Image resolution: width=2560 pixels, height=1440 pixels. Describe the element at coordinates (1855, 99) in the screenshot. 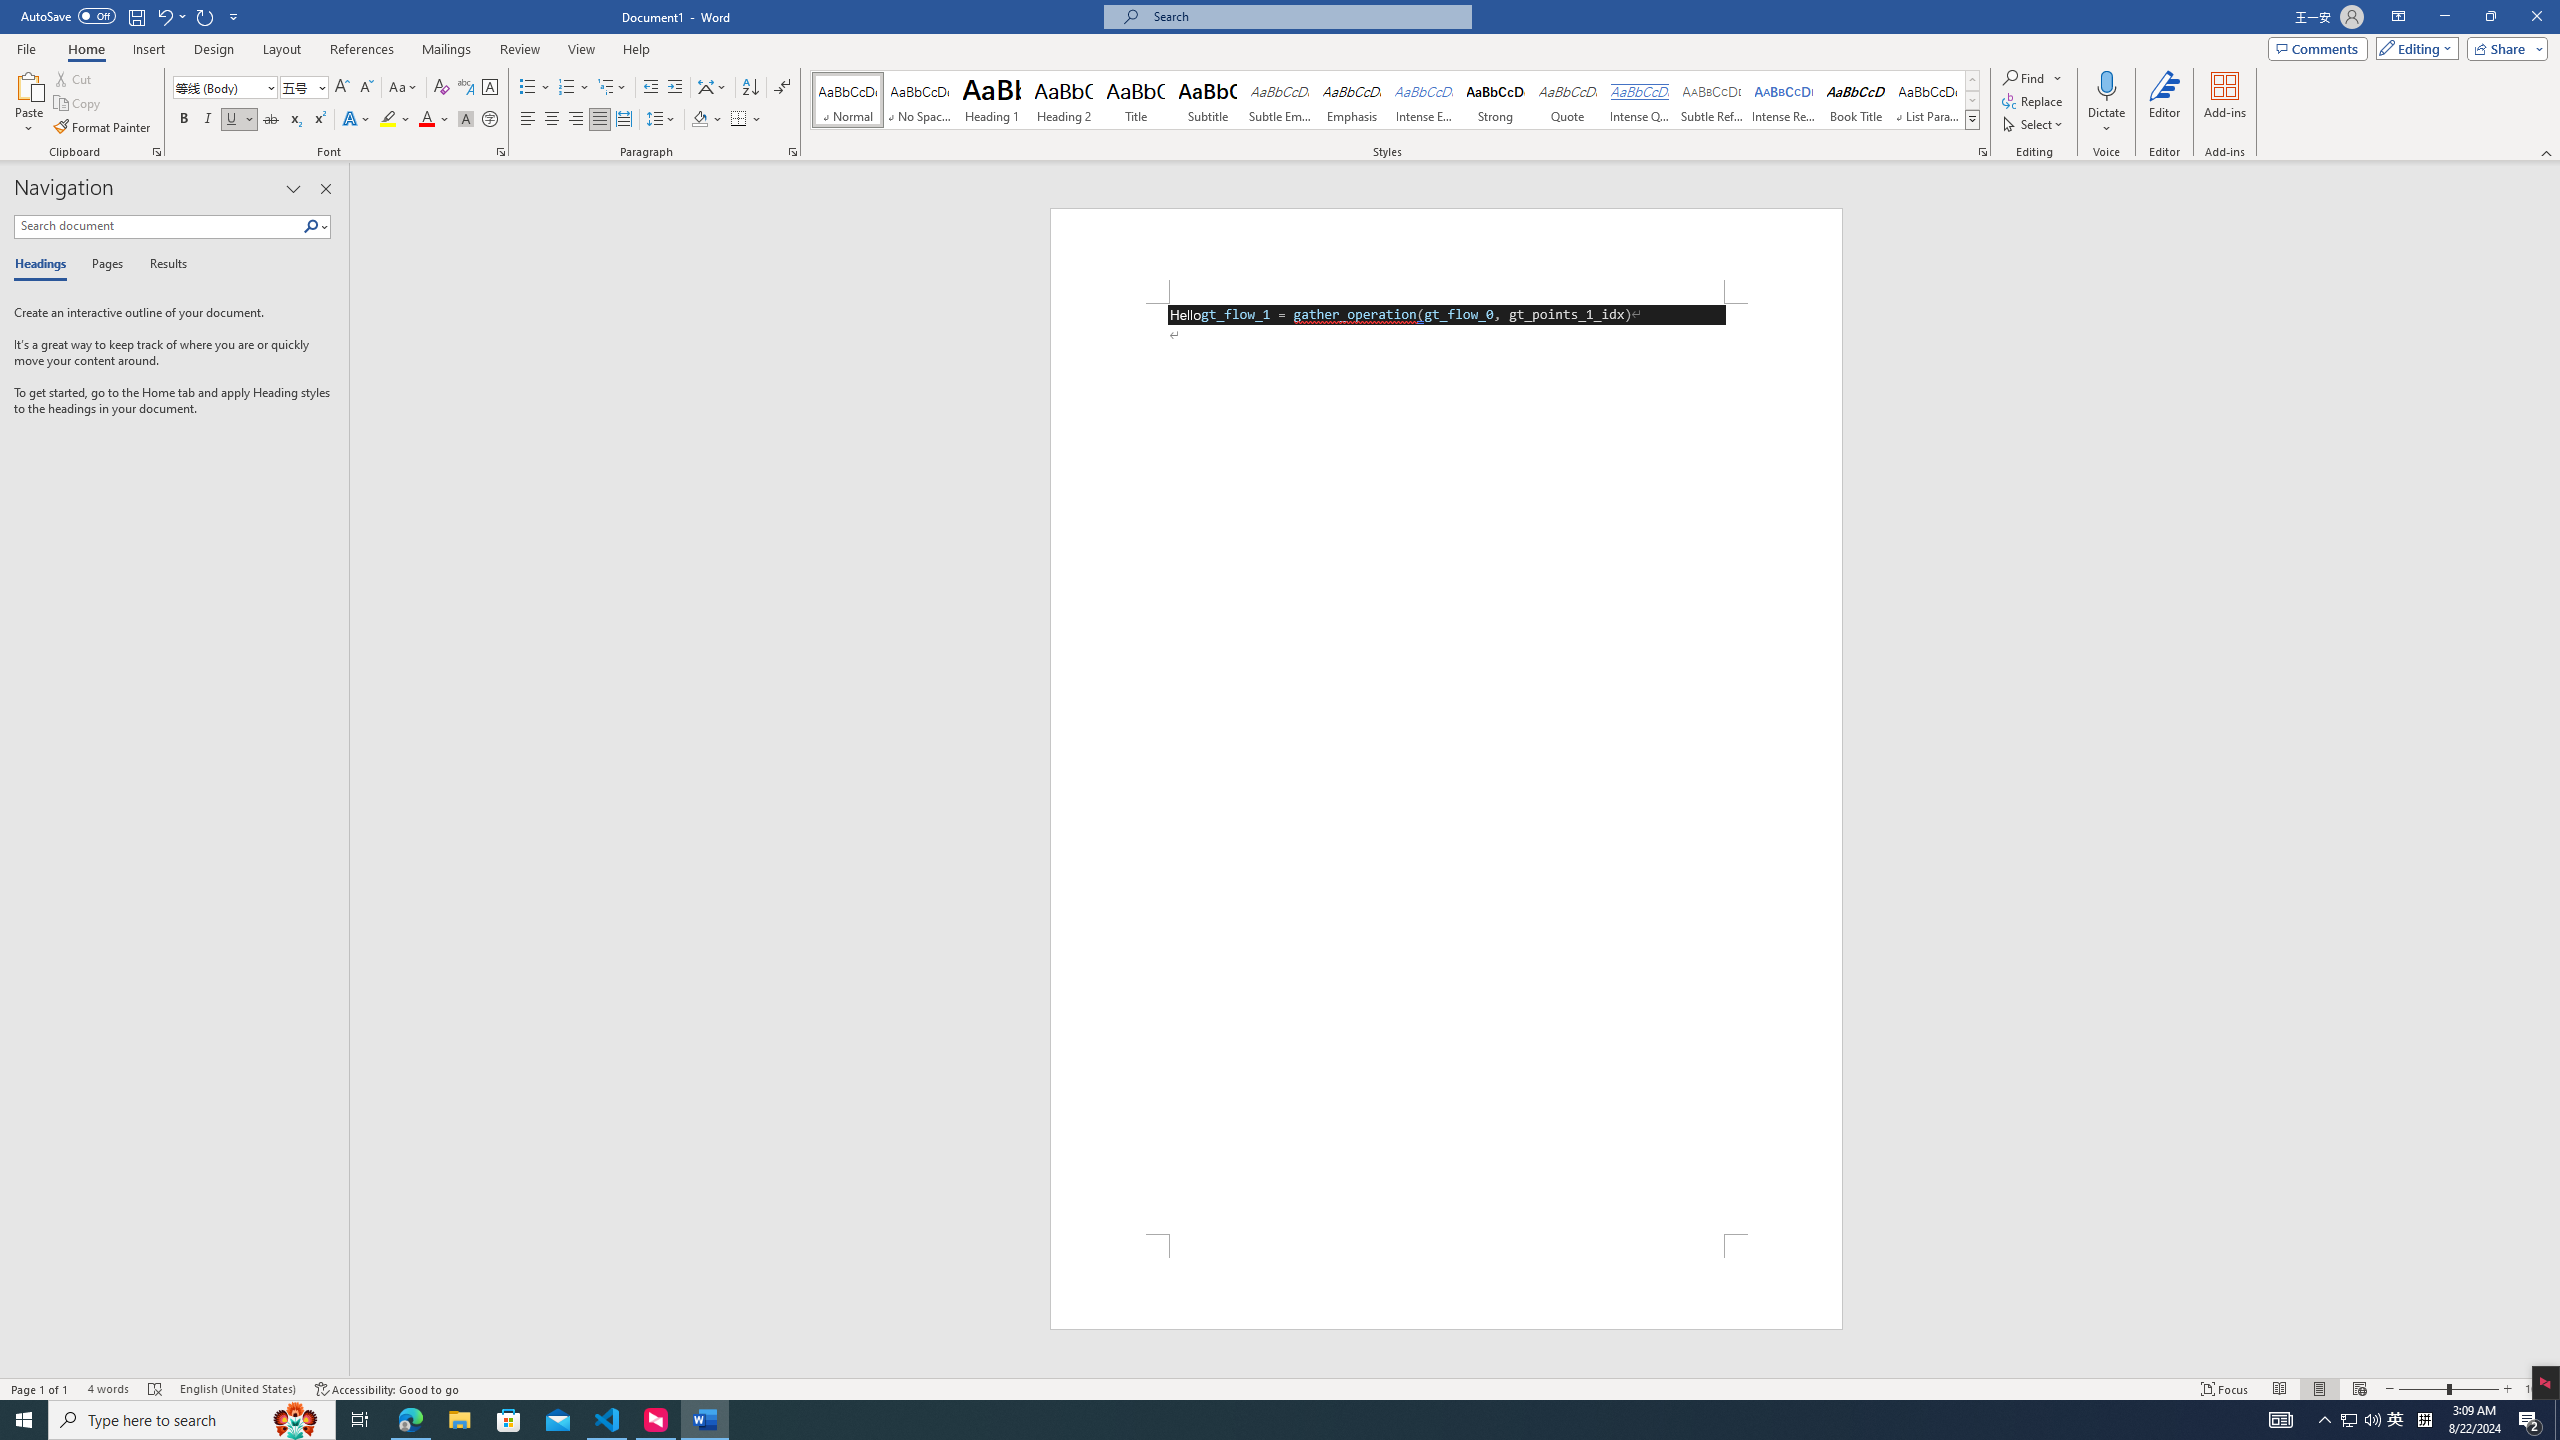

I see `'Book Title'` at that location.